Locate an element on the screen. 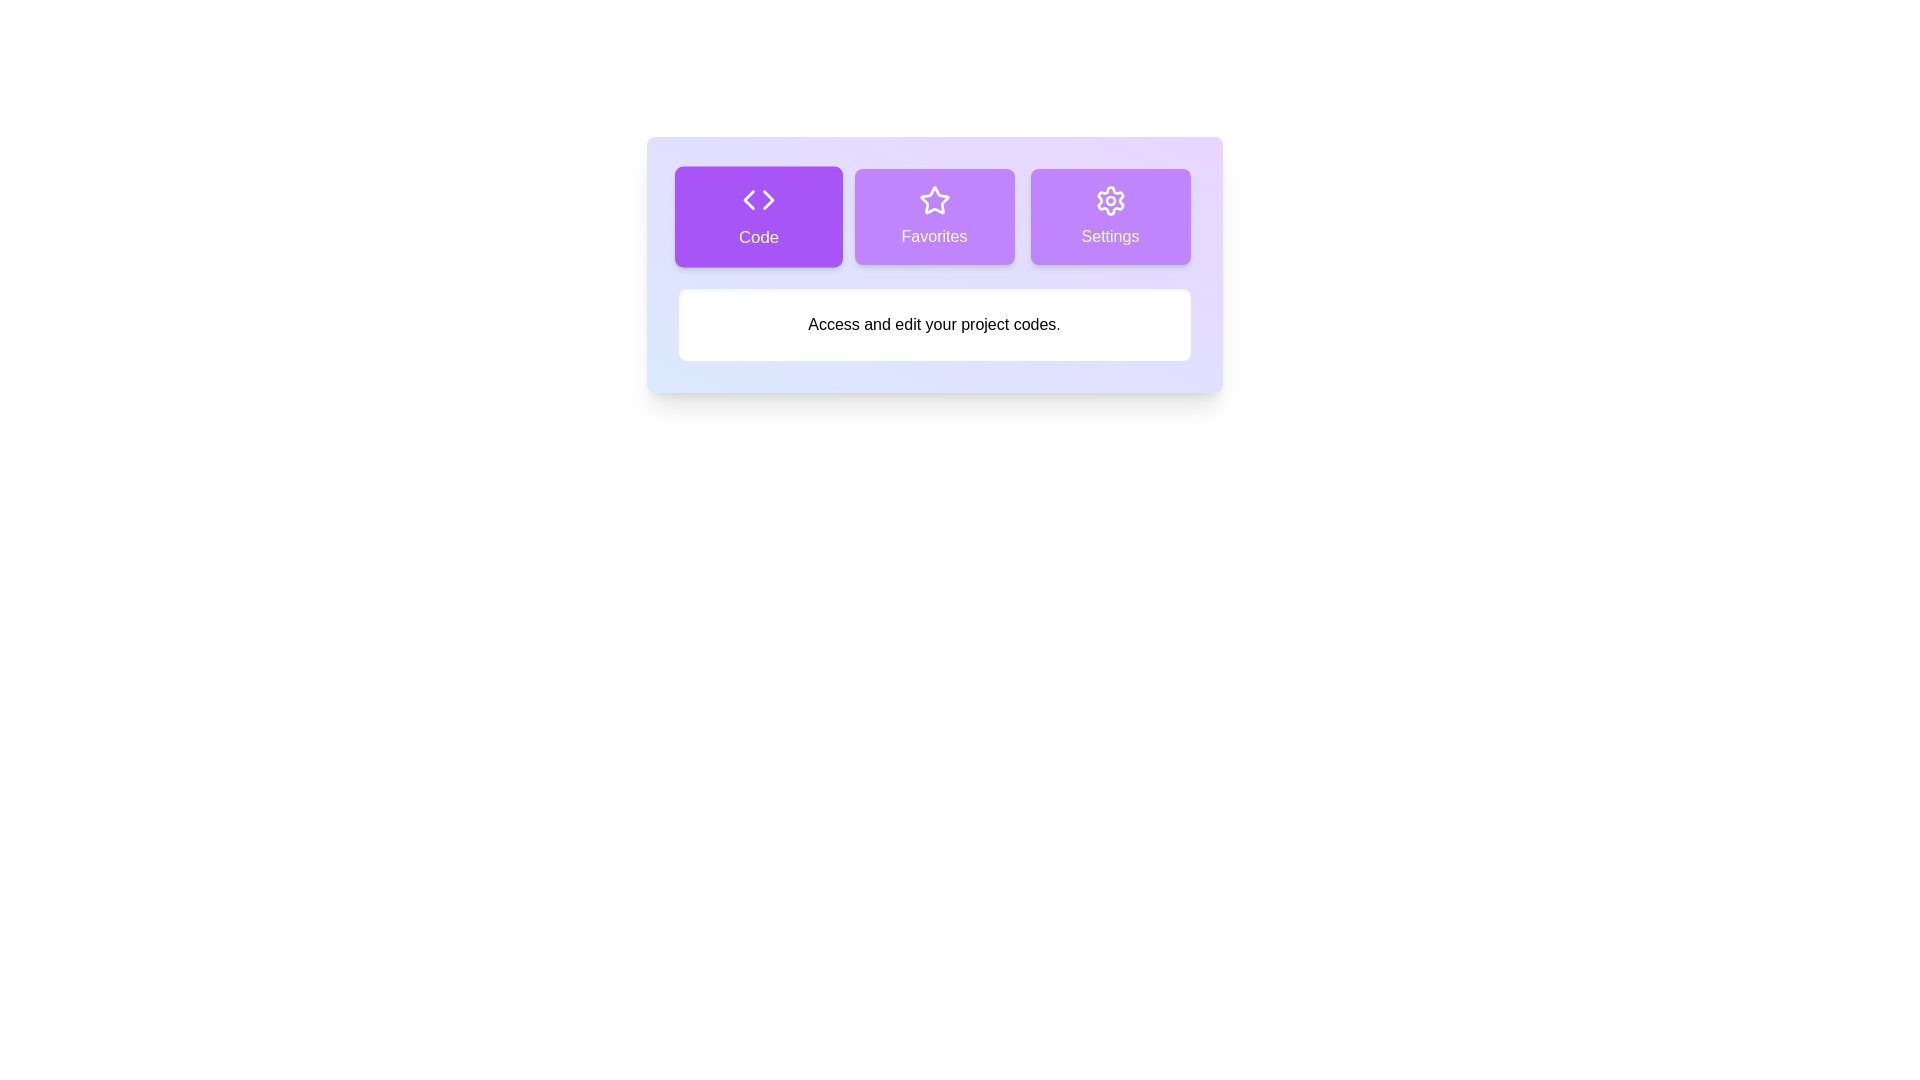  the settings button, which is the third button in a row of three buttons located to the right of 'Favorites' and beneath a gear icon is located at coordinates (1109, 216).